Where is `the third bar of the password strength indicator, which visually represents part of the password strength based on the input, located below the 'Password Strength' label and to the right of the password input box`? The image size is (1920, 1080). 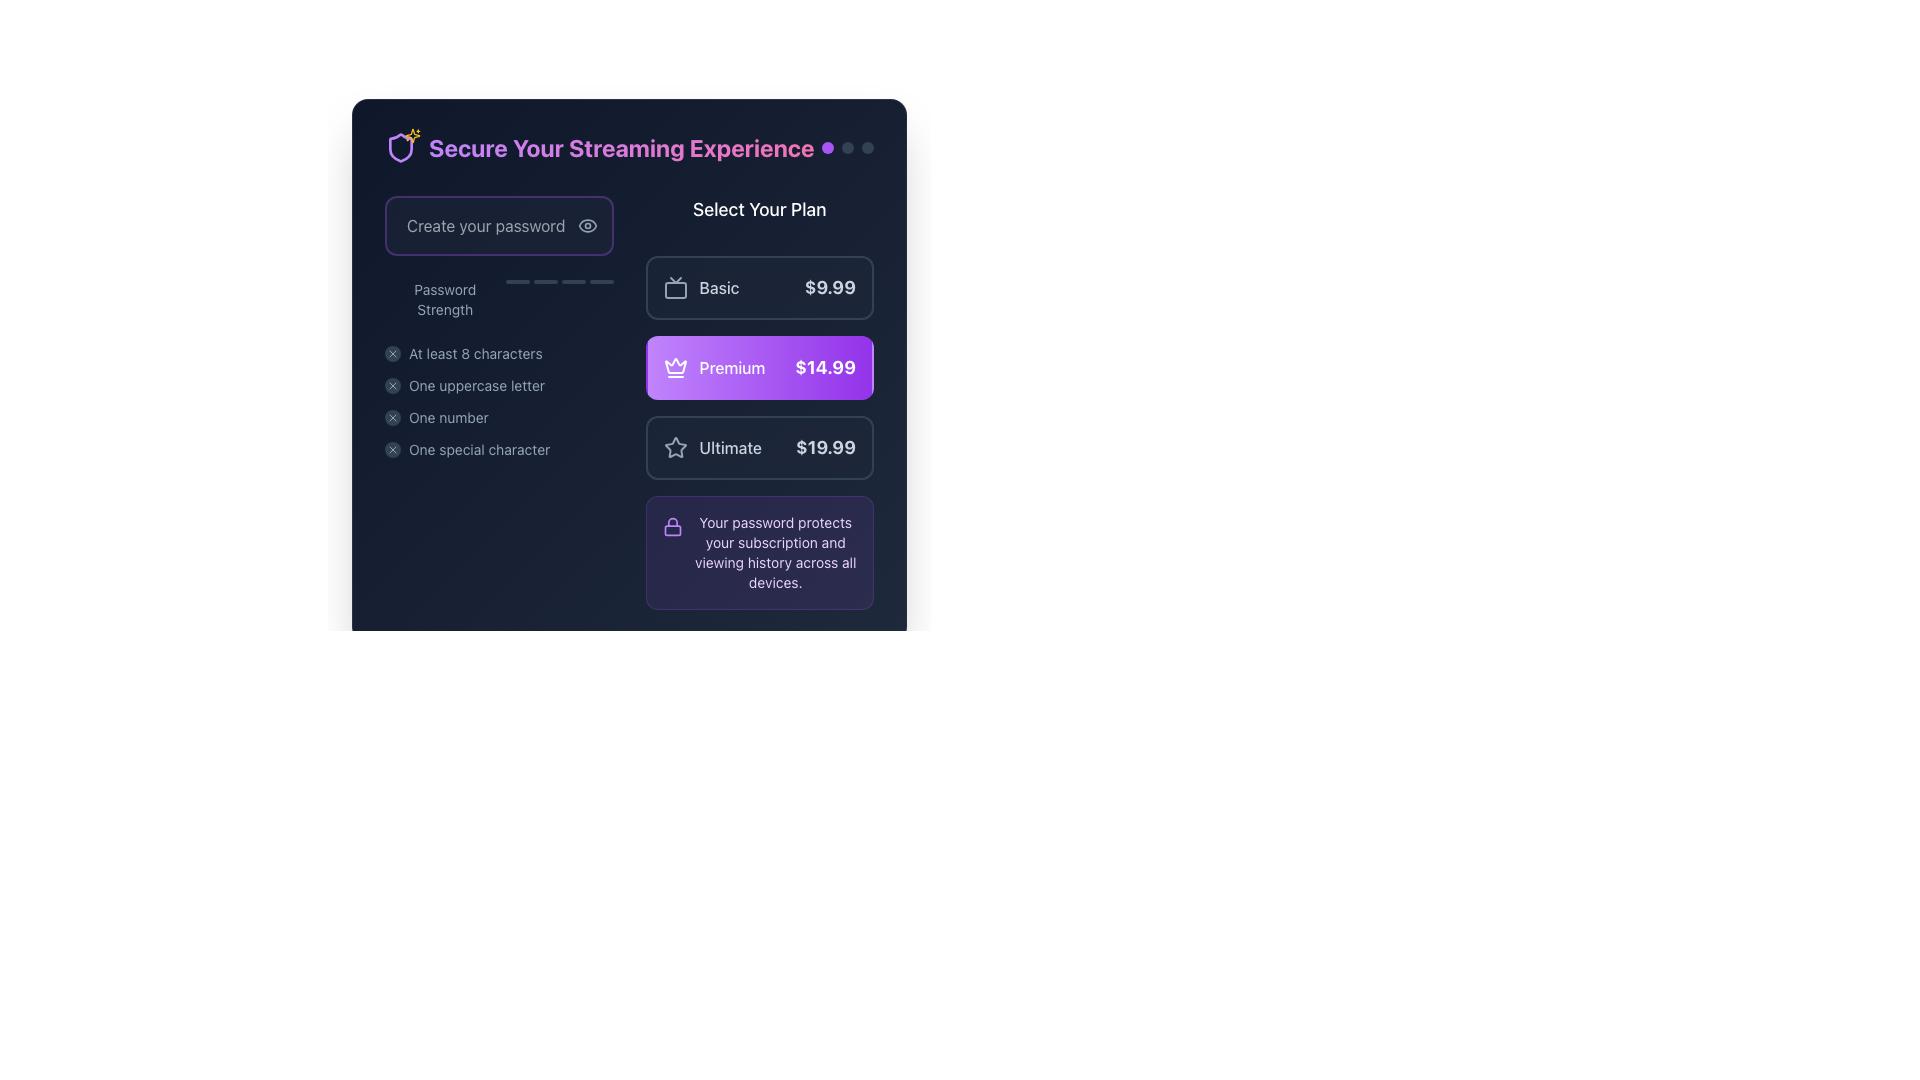 the third bar of the password strength indicator, which visually represents part of the password strength based on the input, located below the 'Password Strength' label and to the right of the password input box is located at coordinates (572, 281).